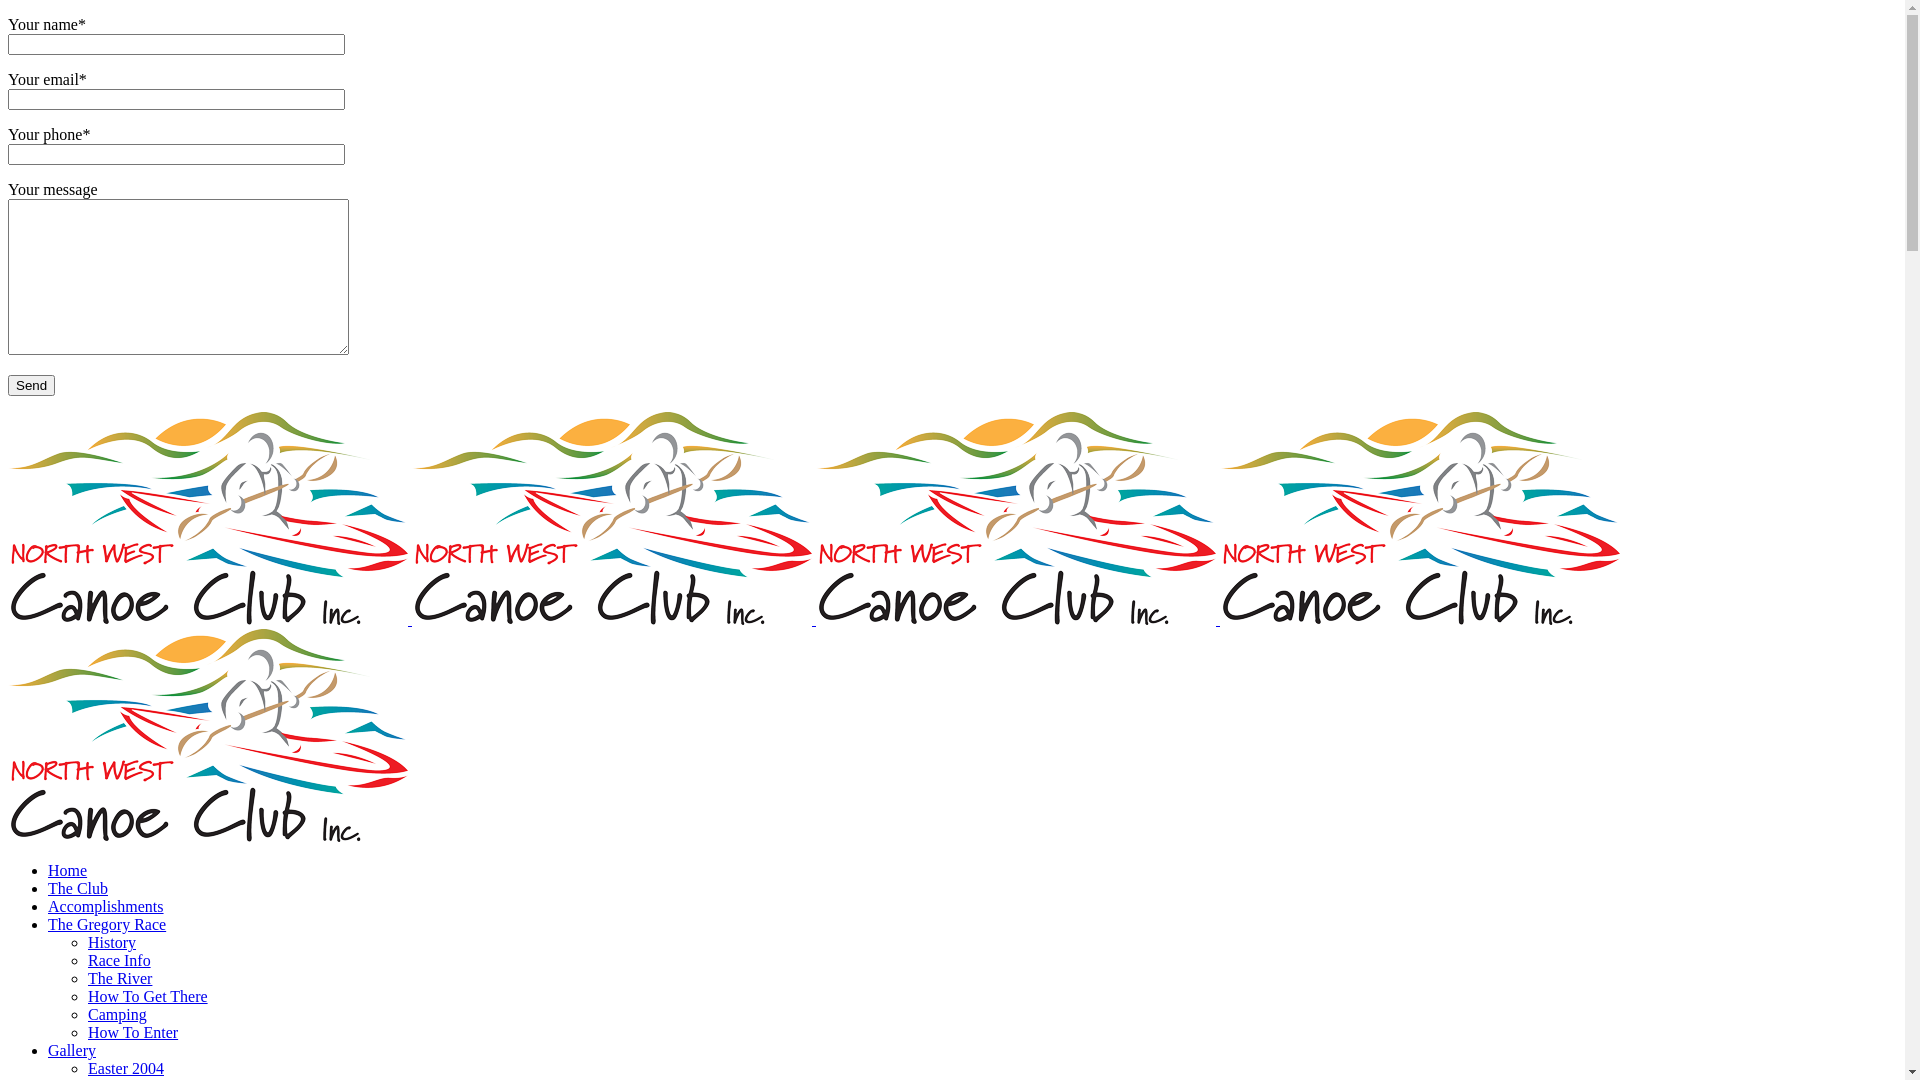  Describe the element at coordinates (77, 887) in the screenshot. I see `'The Club'` at that location.